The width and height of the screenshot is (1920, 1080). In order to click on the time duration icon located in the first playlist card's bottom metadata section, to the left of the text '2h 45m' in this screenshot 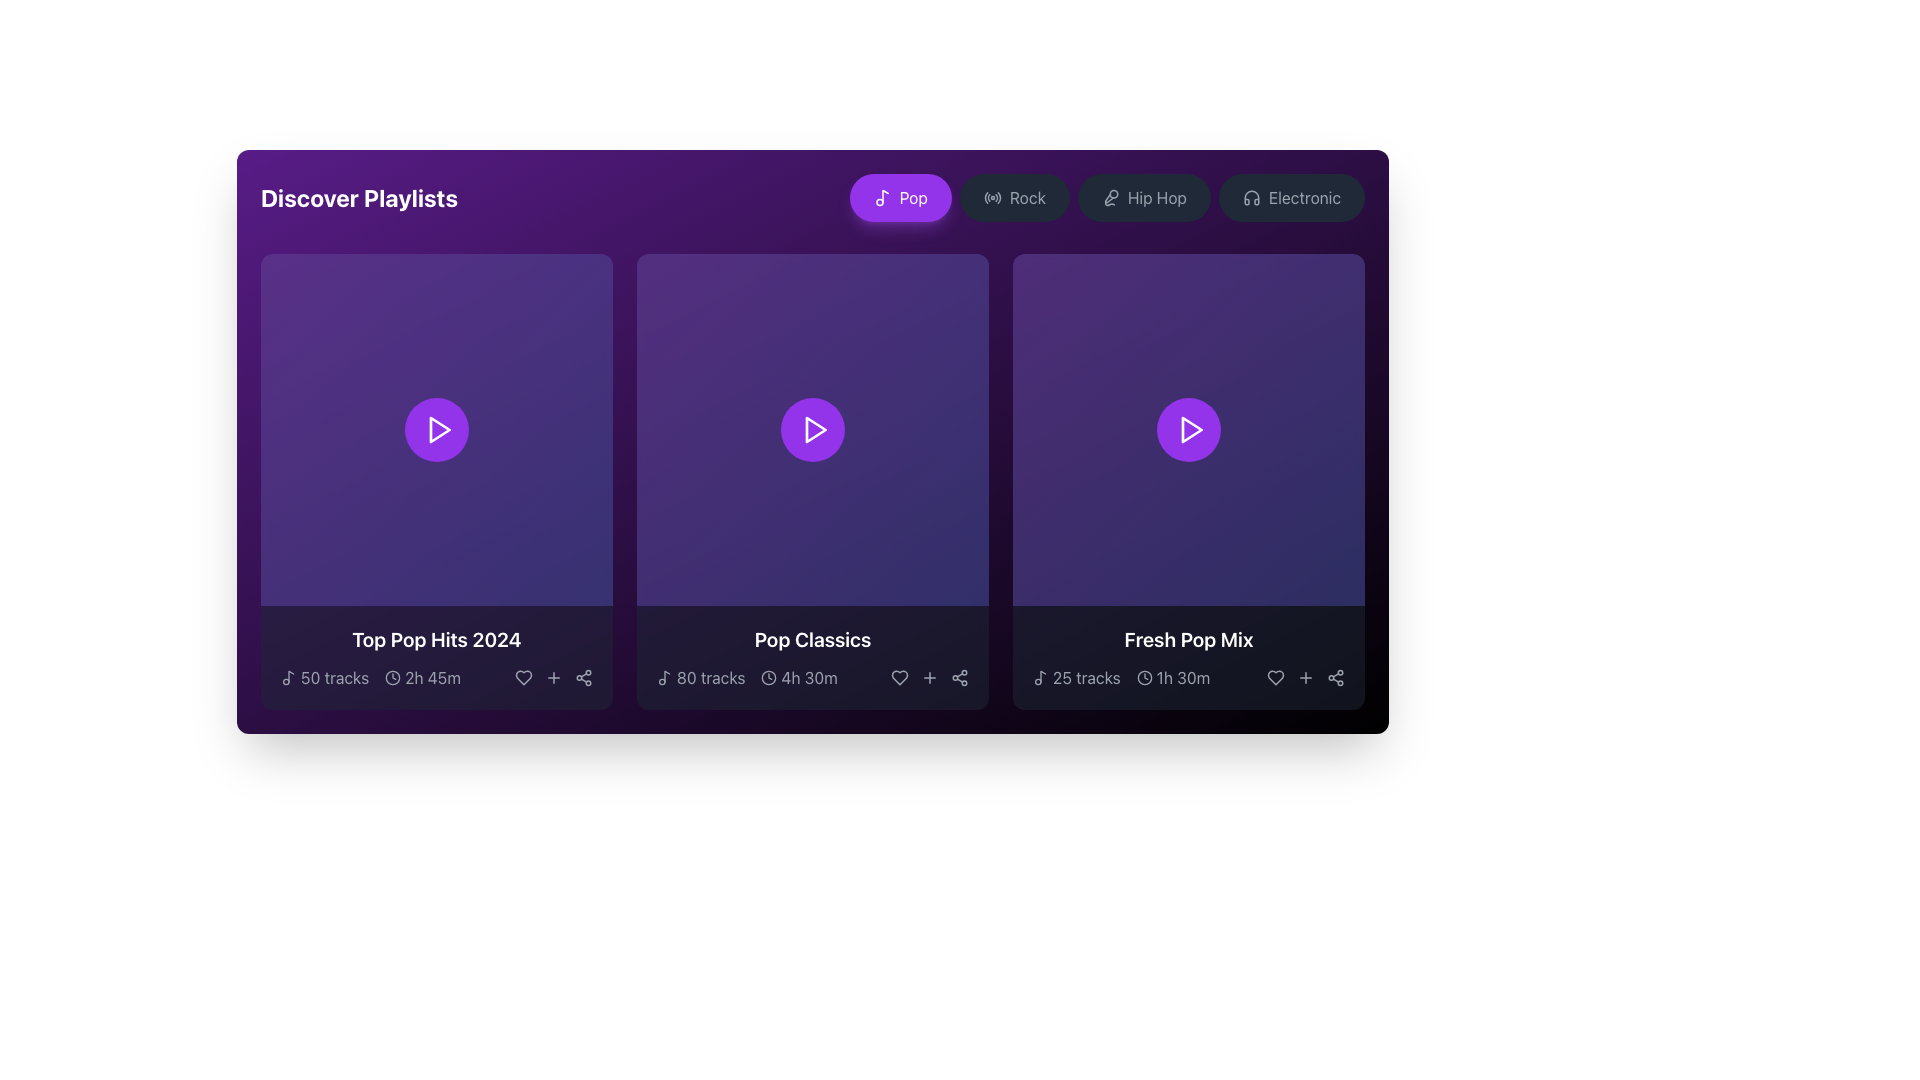, I will do `click(393, 677)`.